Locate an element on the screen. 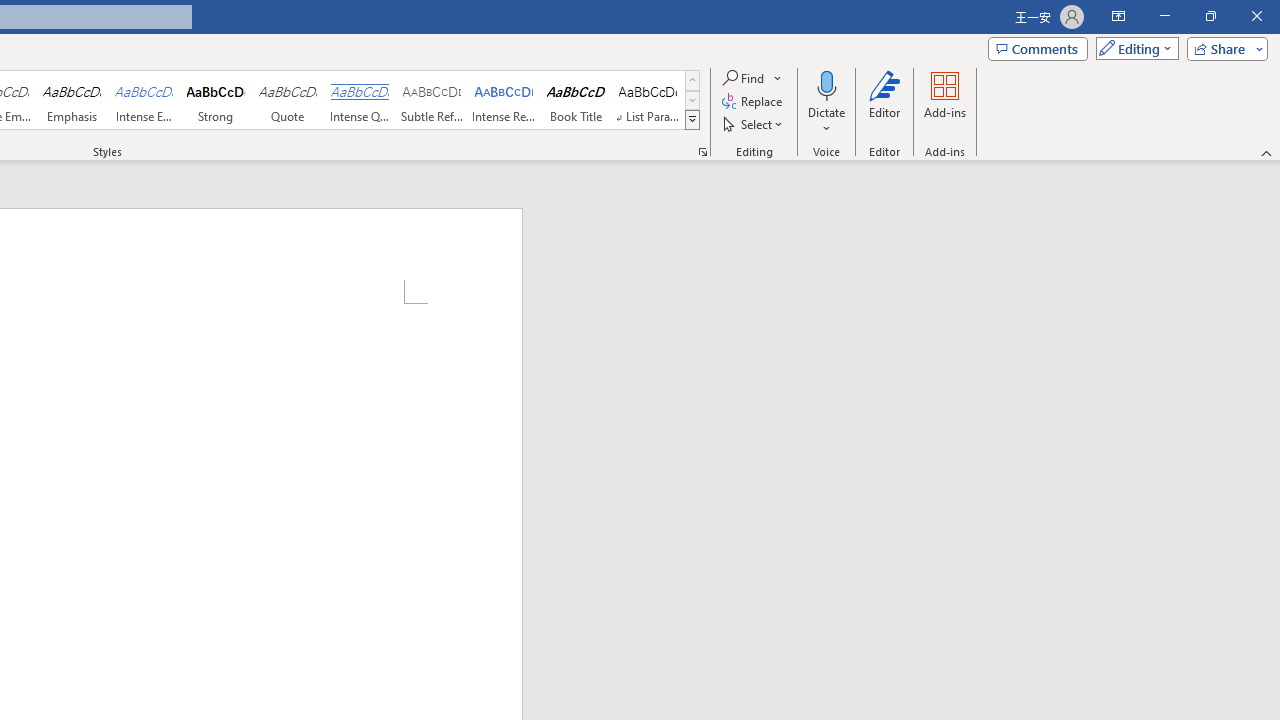 This screenshot has width=1280, height=720. 'Ribbon Display Options' is located at coordinates (1117, 16).